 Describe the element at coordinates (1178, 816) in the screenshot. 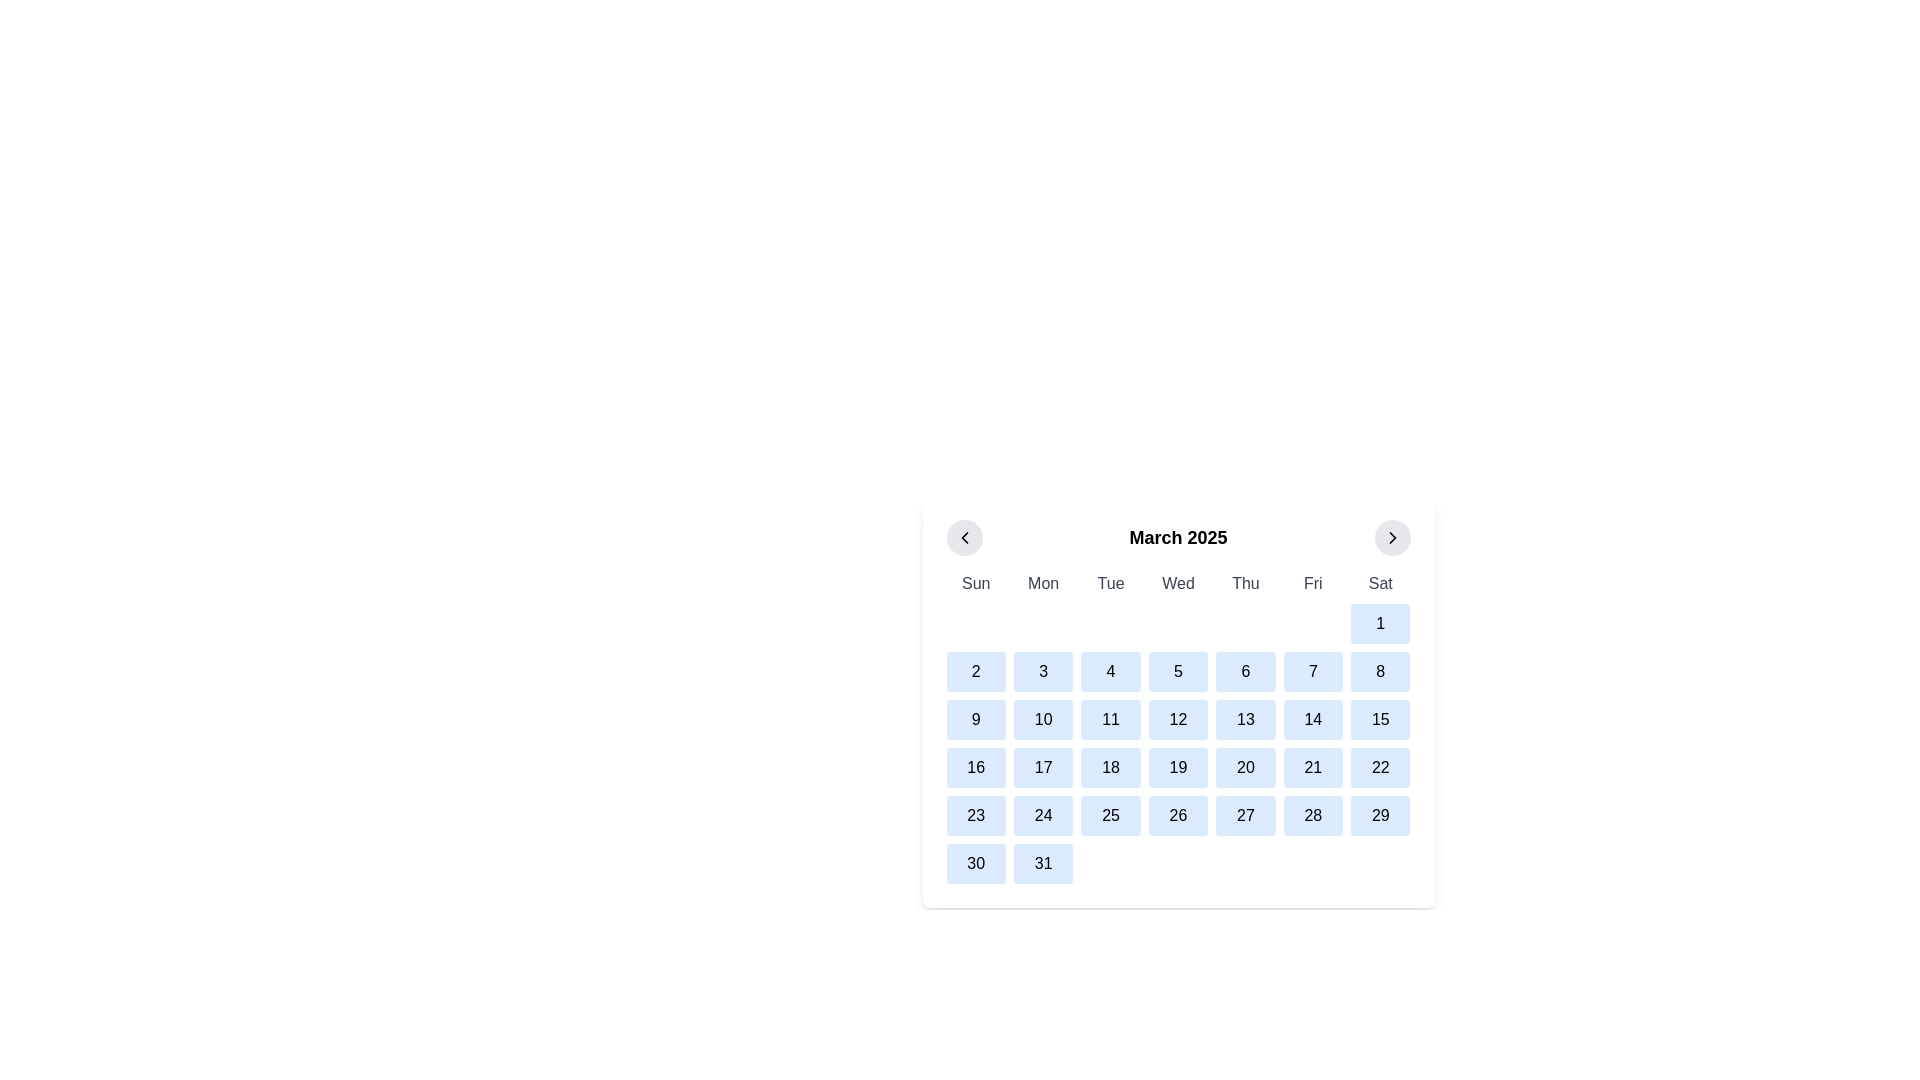

I see `the rectangular button with a light blue background and centered text '26'` at that location.